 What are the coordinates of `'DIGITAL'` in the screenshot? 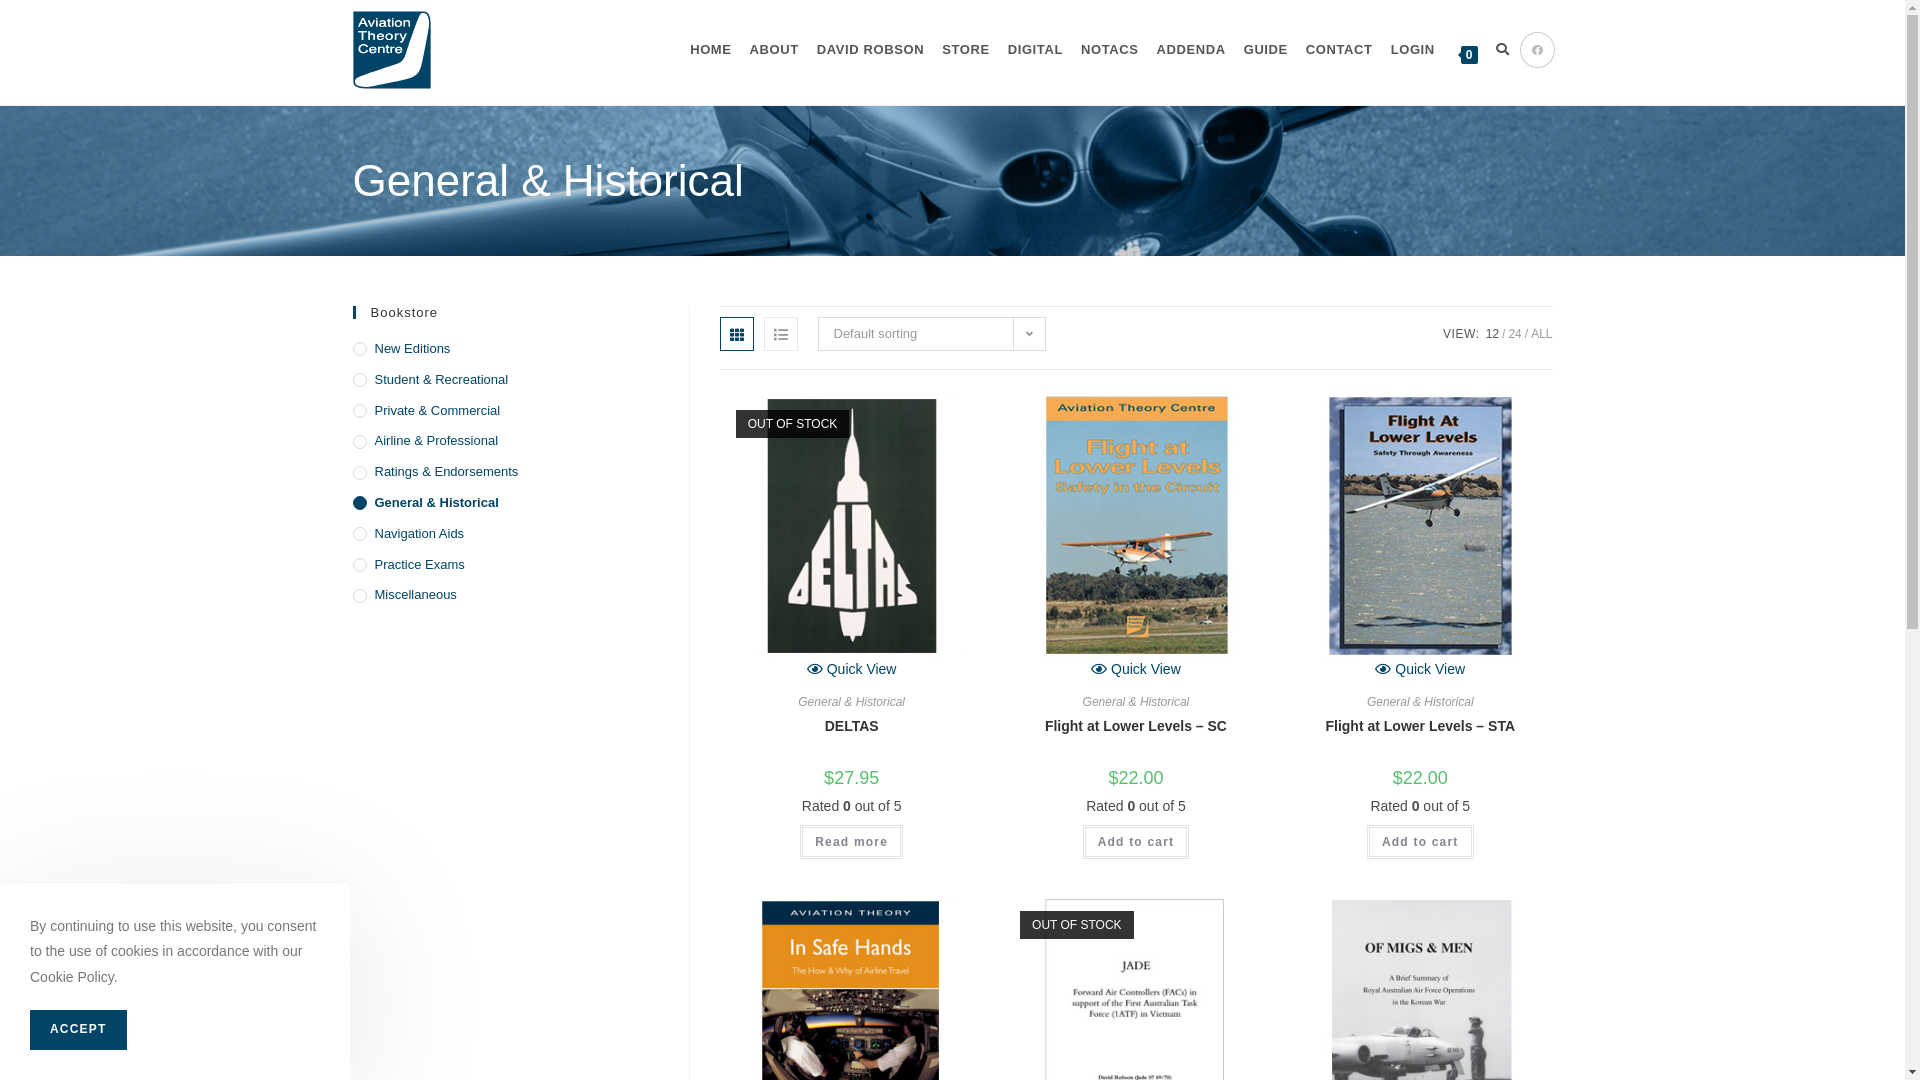 It's located at (1035, 49).